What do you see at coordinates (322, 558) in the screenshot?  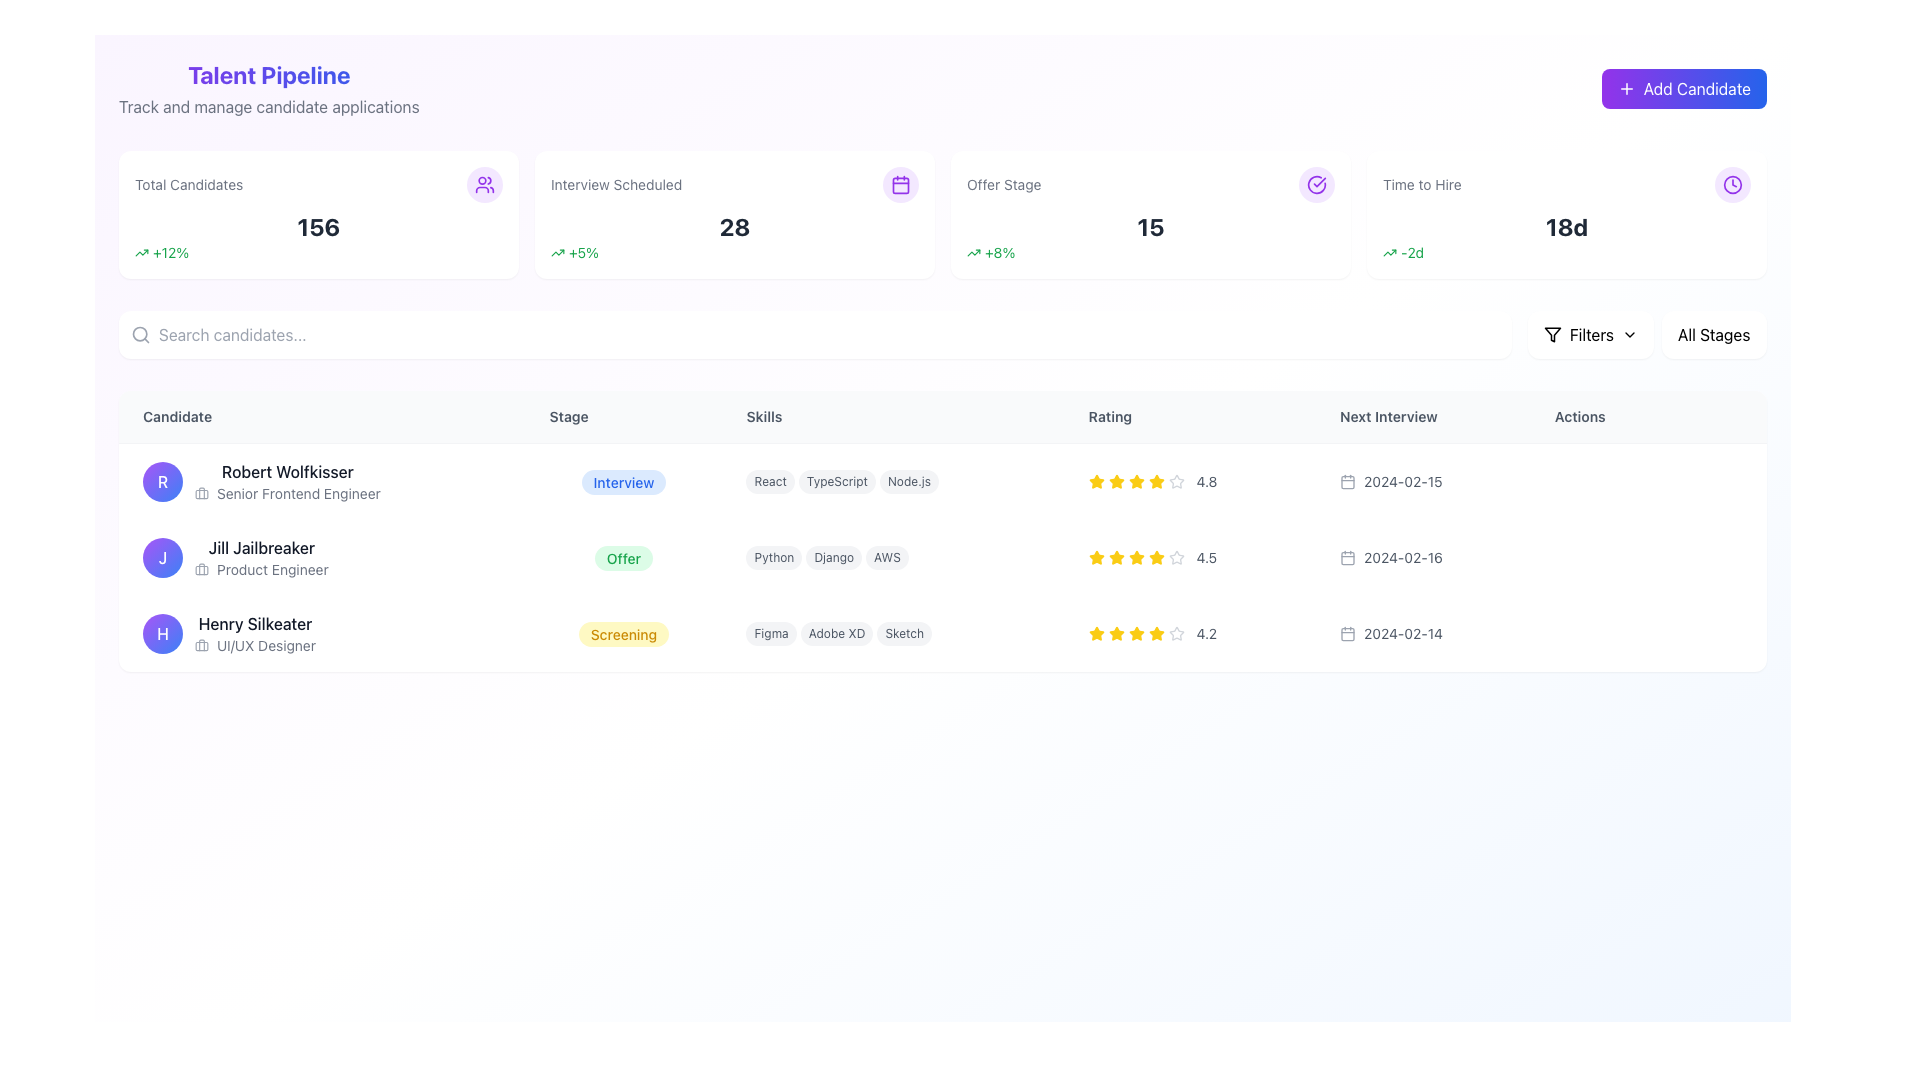 I see `the name 'Jill Jailbreaker' in the Profile summary row` at bounding box center [322, 558].